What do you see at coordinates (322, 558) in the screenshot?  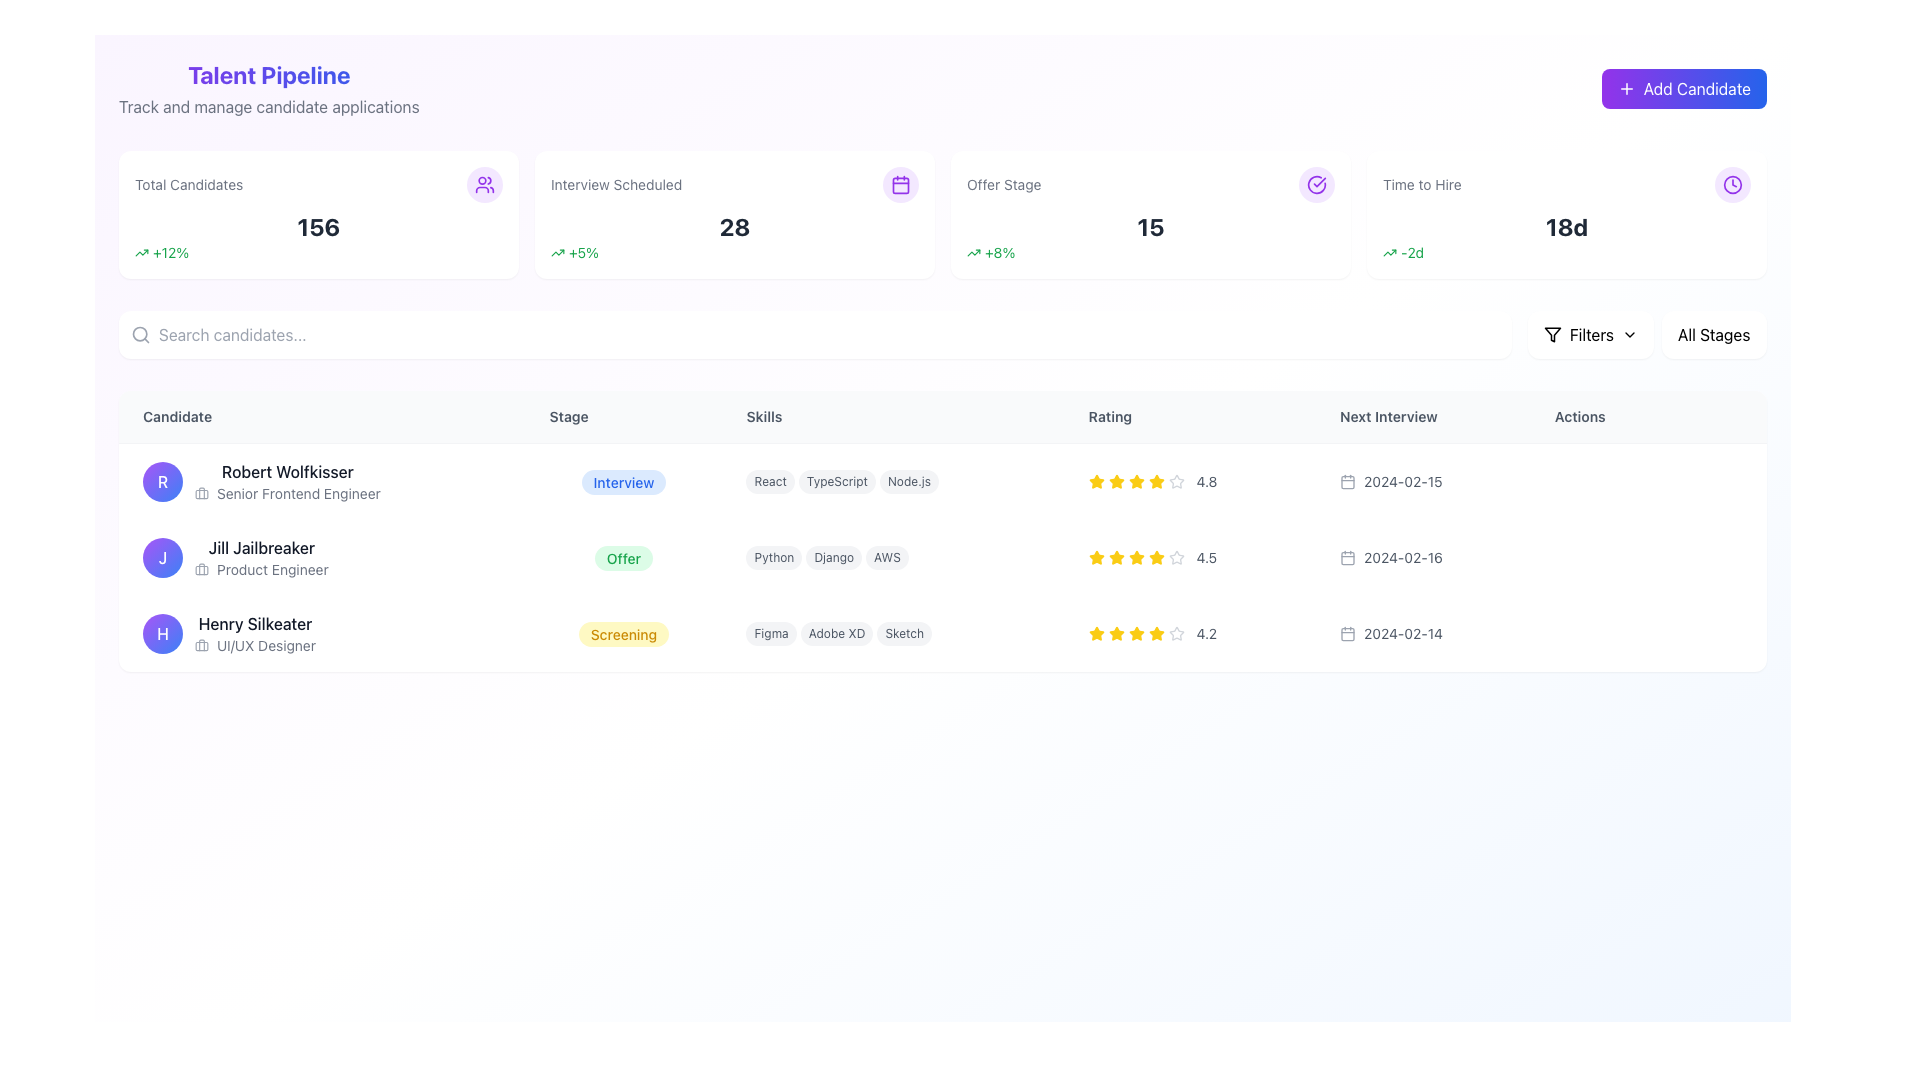 I see `the name 'Jill Jailbreaker' in the Profile summary row` at bounding box center [322, 558].